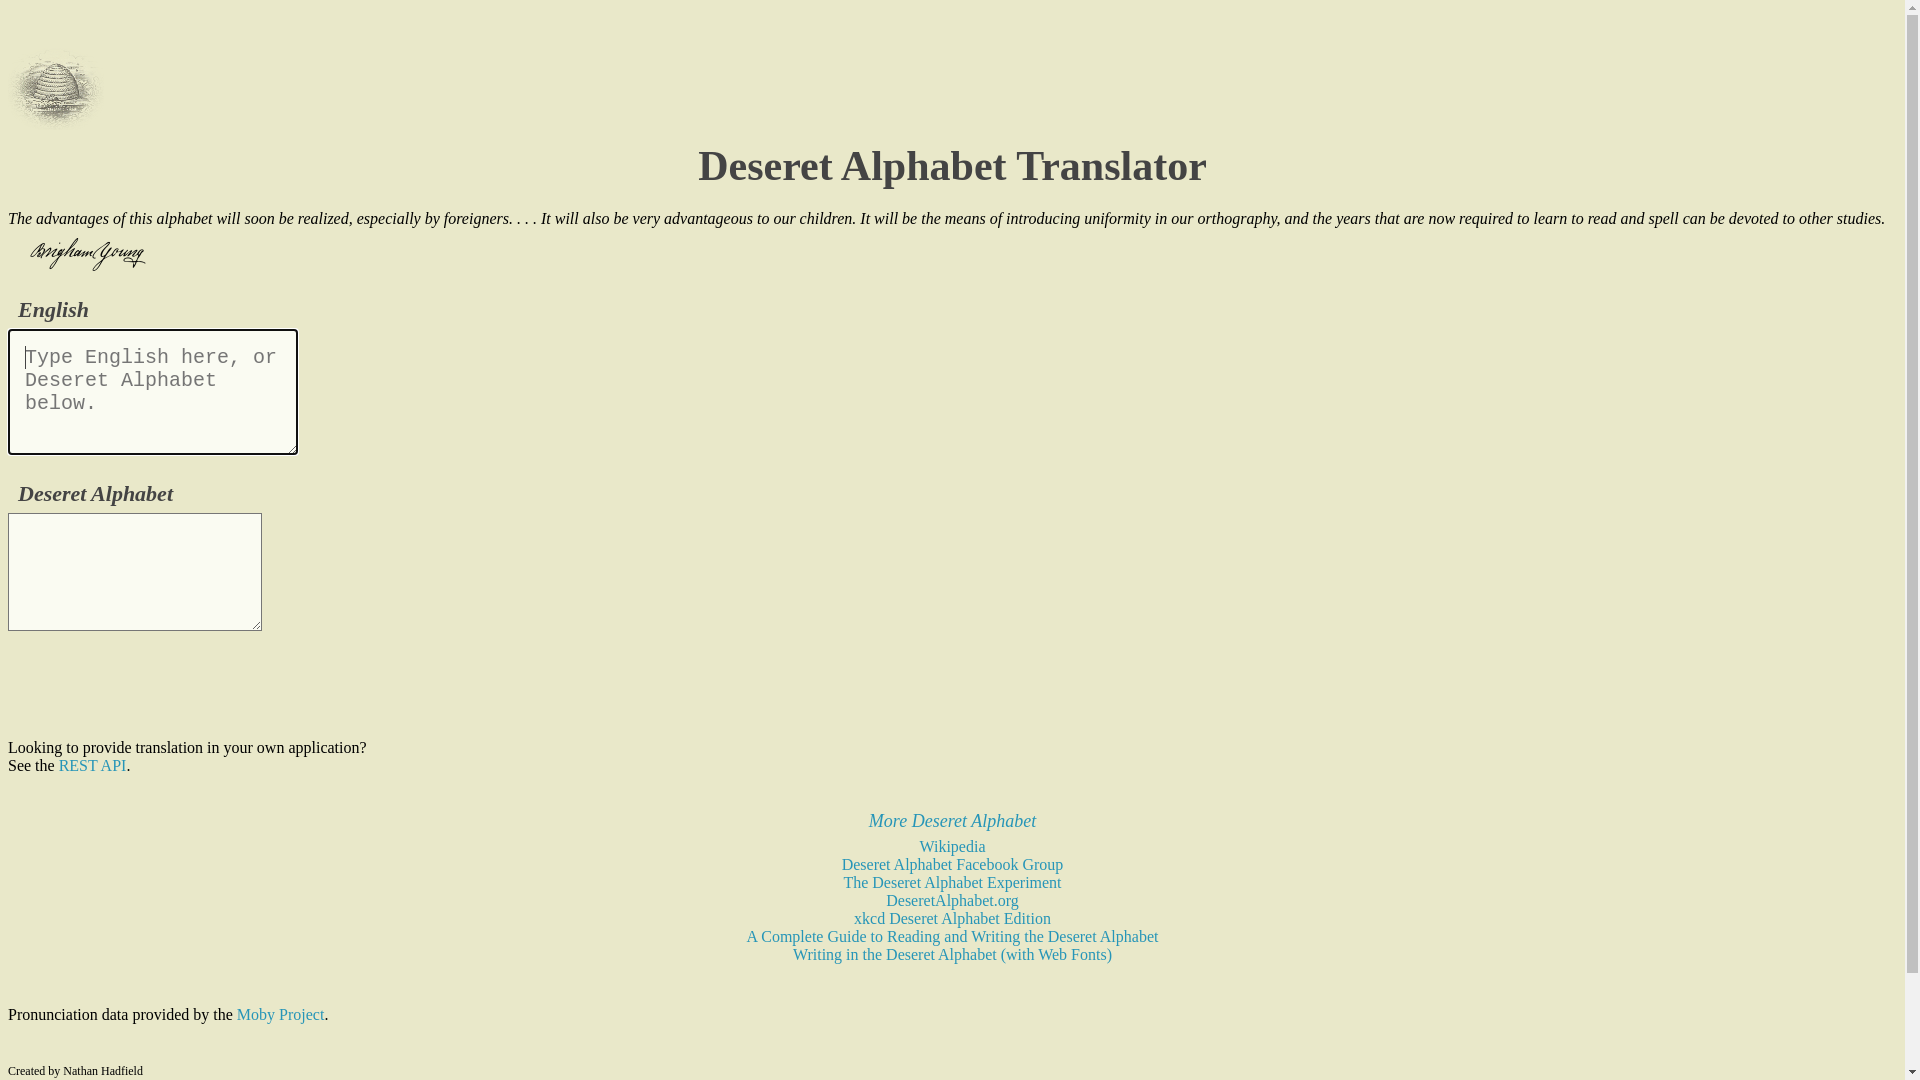  What do you see at coordinates (952, 863) in the screenshot?
I see `'Deseret Alphabet Facebook Group'` at bounding box center [952, 863].